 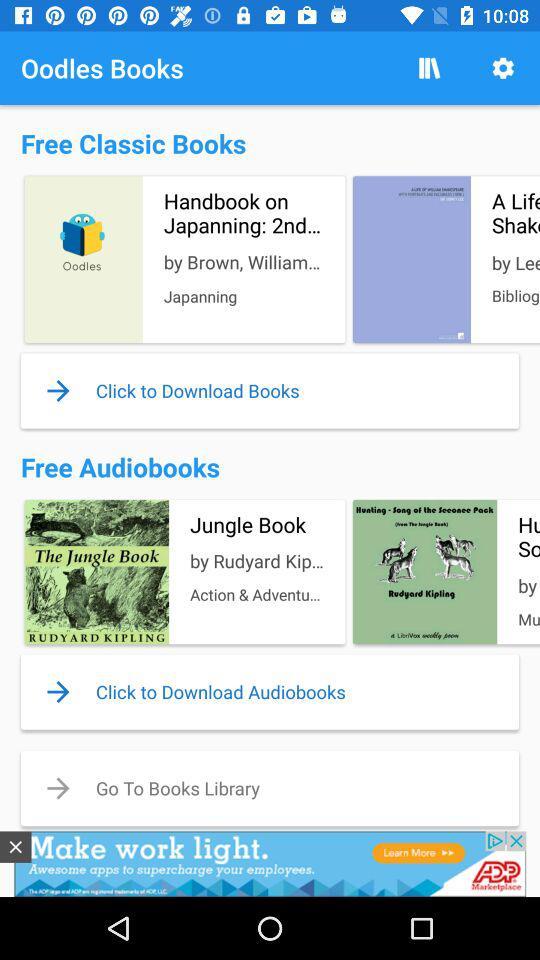 I want to click on the button above go to books library, so click(x=270, y=691).